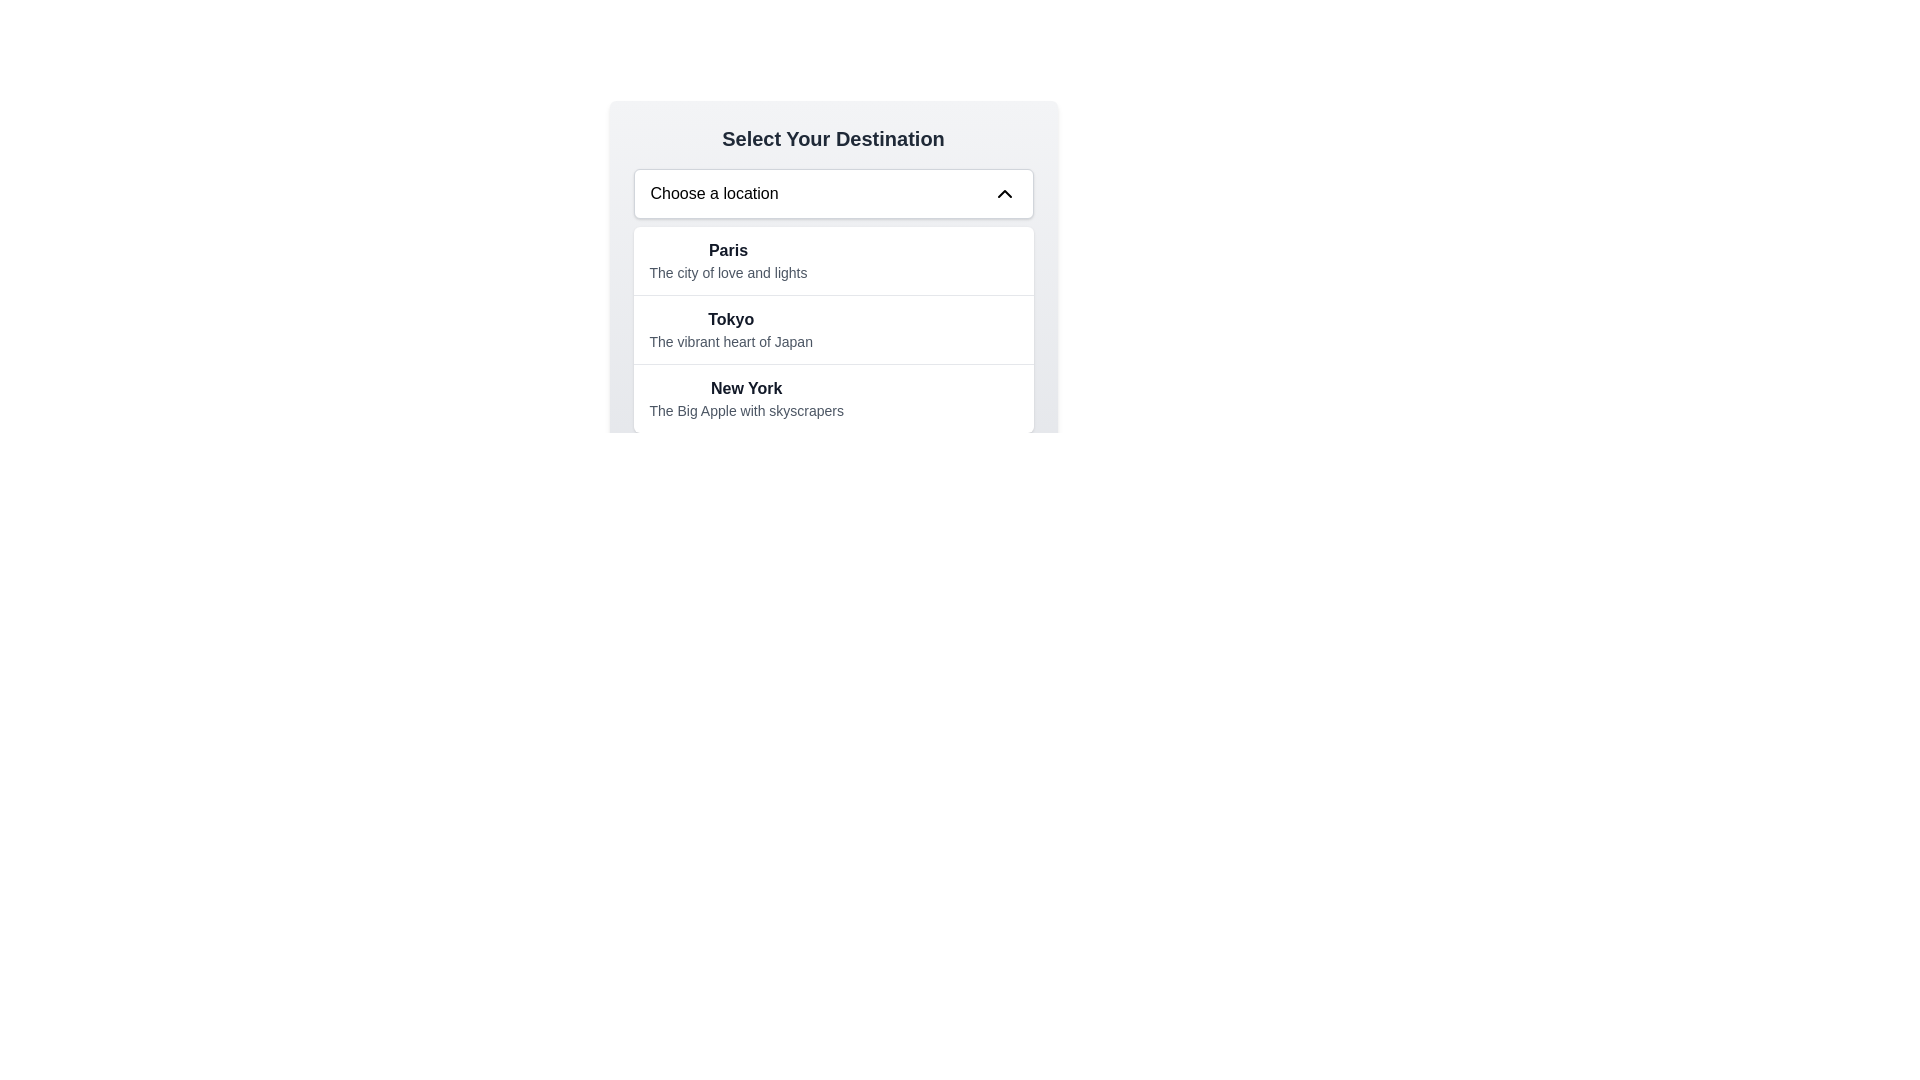 The width and height of the screenshot is (1920, 1080). What do you see at coordinates (745, 398) in the screenshot?
I see `the third option in the dropdown menu` at bounding box center [745, 398].